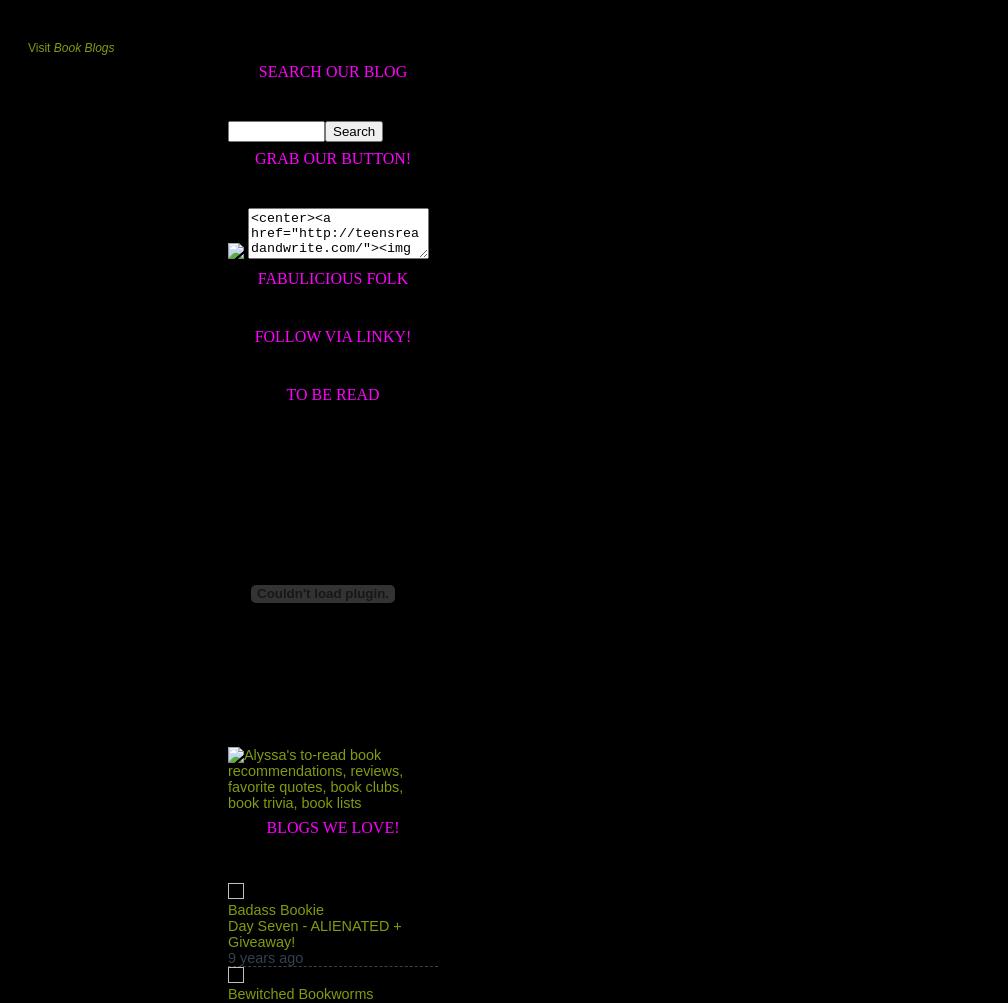 Image resolution: width=1008 pixels, height=1003 pixels. What do you see at coordinates (332, 156) in the screenshot?
I see `'Grab Our Button!'` at bounding box center [332, 156].